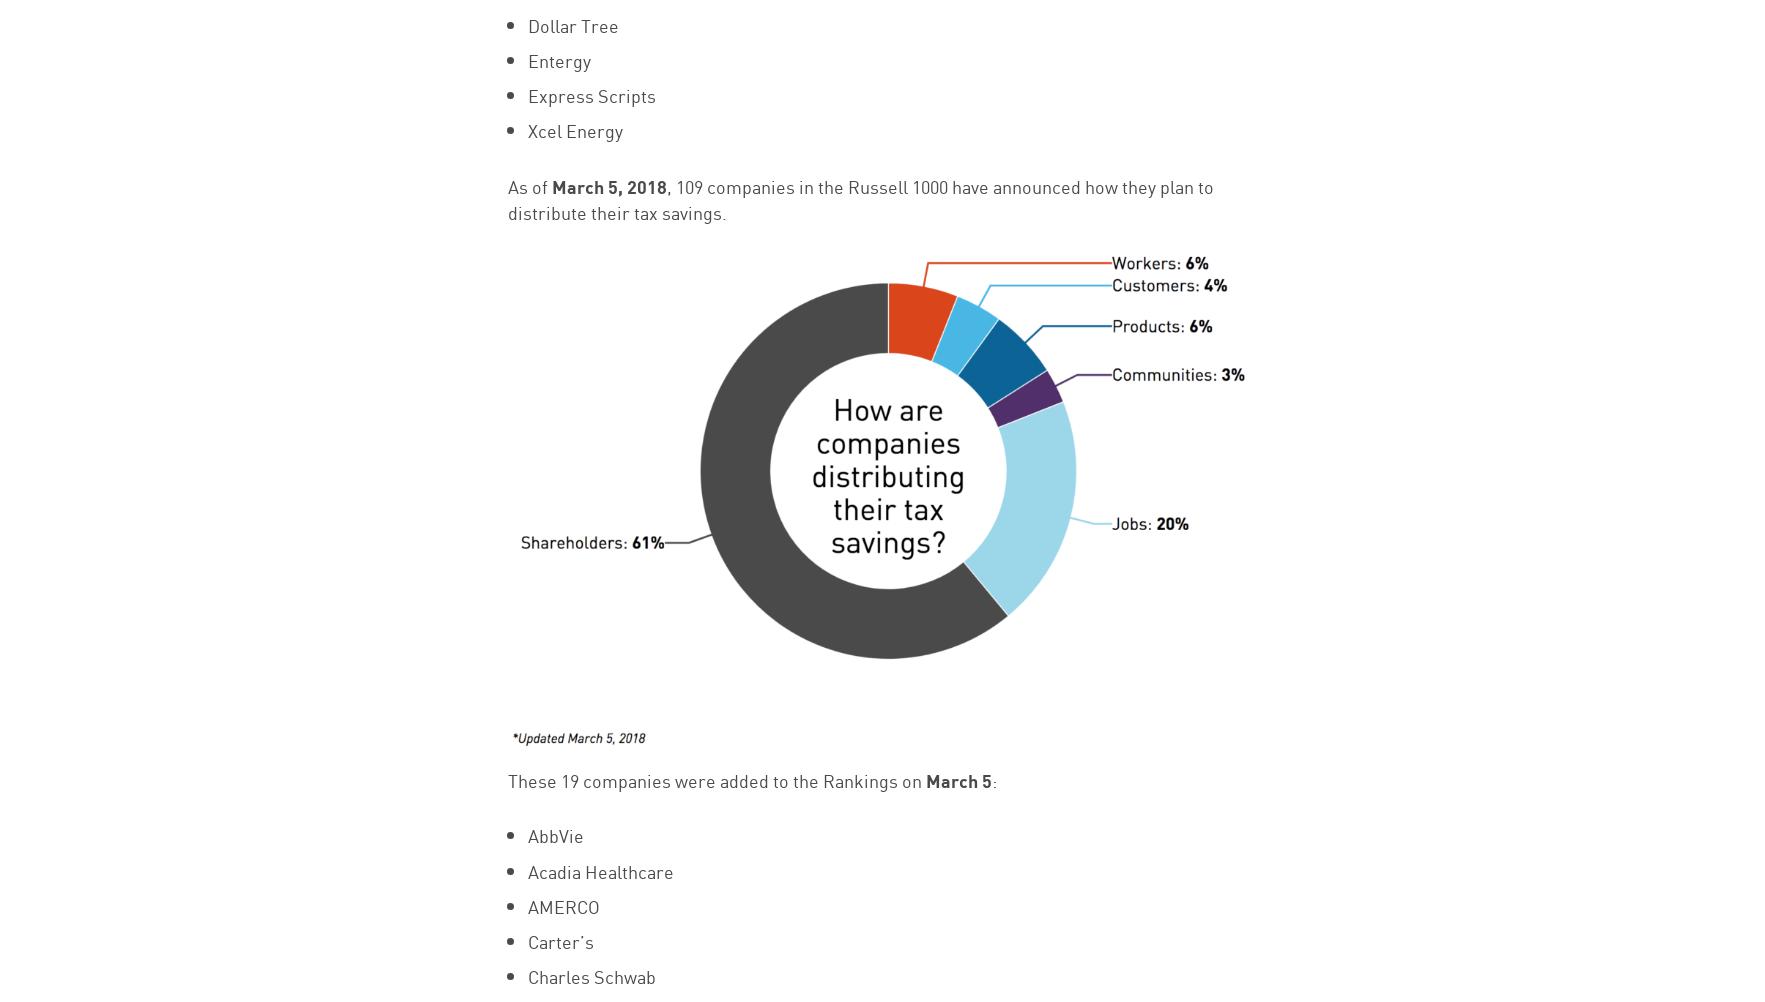 The width and height of the screenshot is (1765, 1002). Describe the element at coordinates (553, 833) in the screenshot. I see `'AbbVie'` at that location.